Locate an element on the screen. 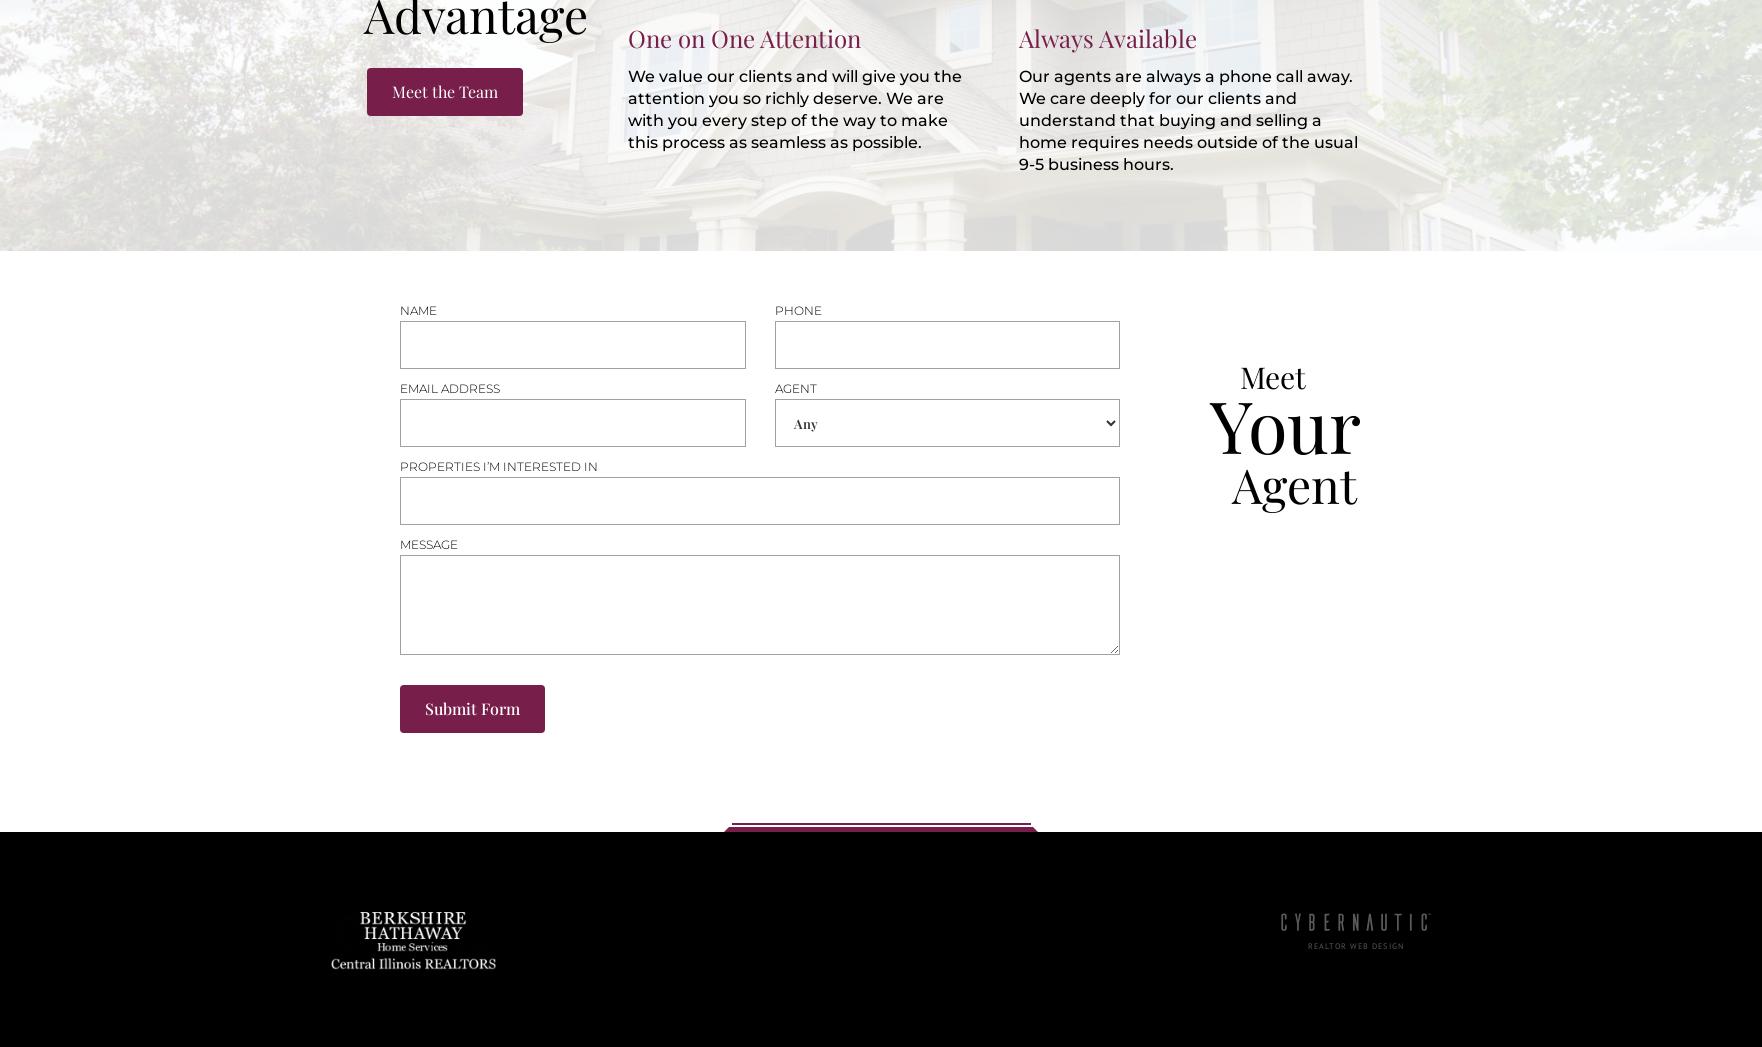 Image resolution: width=1762 pixels, height=1047 pixels. 'Our agents are always a phone call away. We care deeply for our clients and understand that buying and selling a home requires needs outside of the usual 9-5 business hours.' is located at coordinates (1018, 119).